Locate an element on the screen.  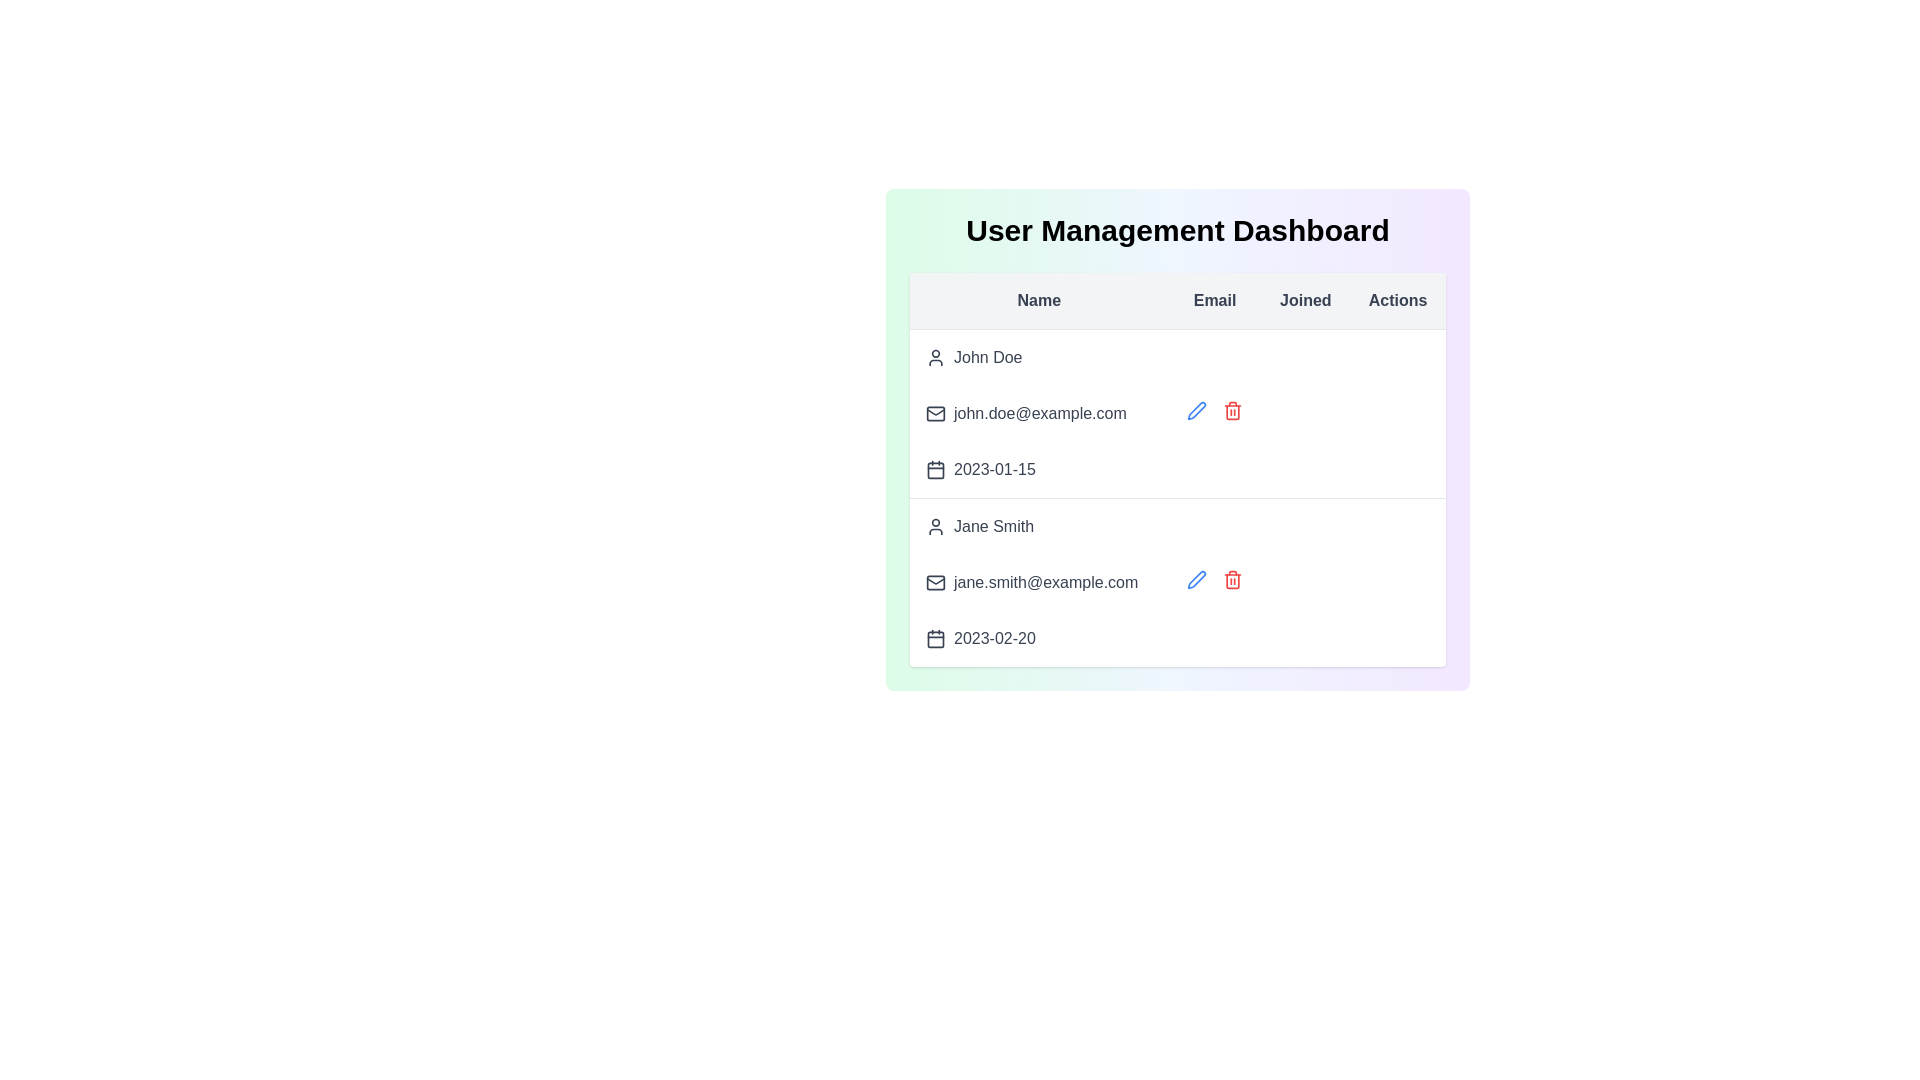
the User Management Dashboard header to verify its visibility and correctness is located at coordinates (1177, 230).